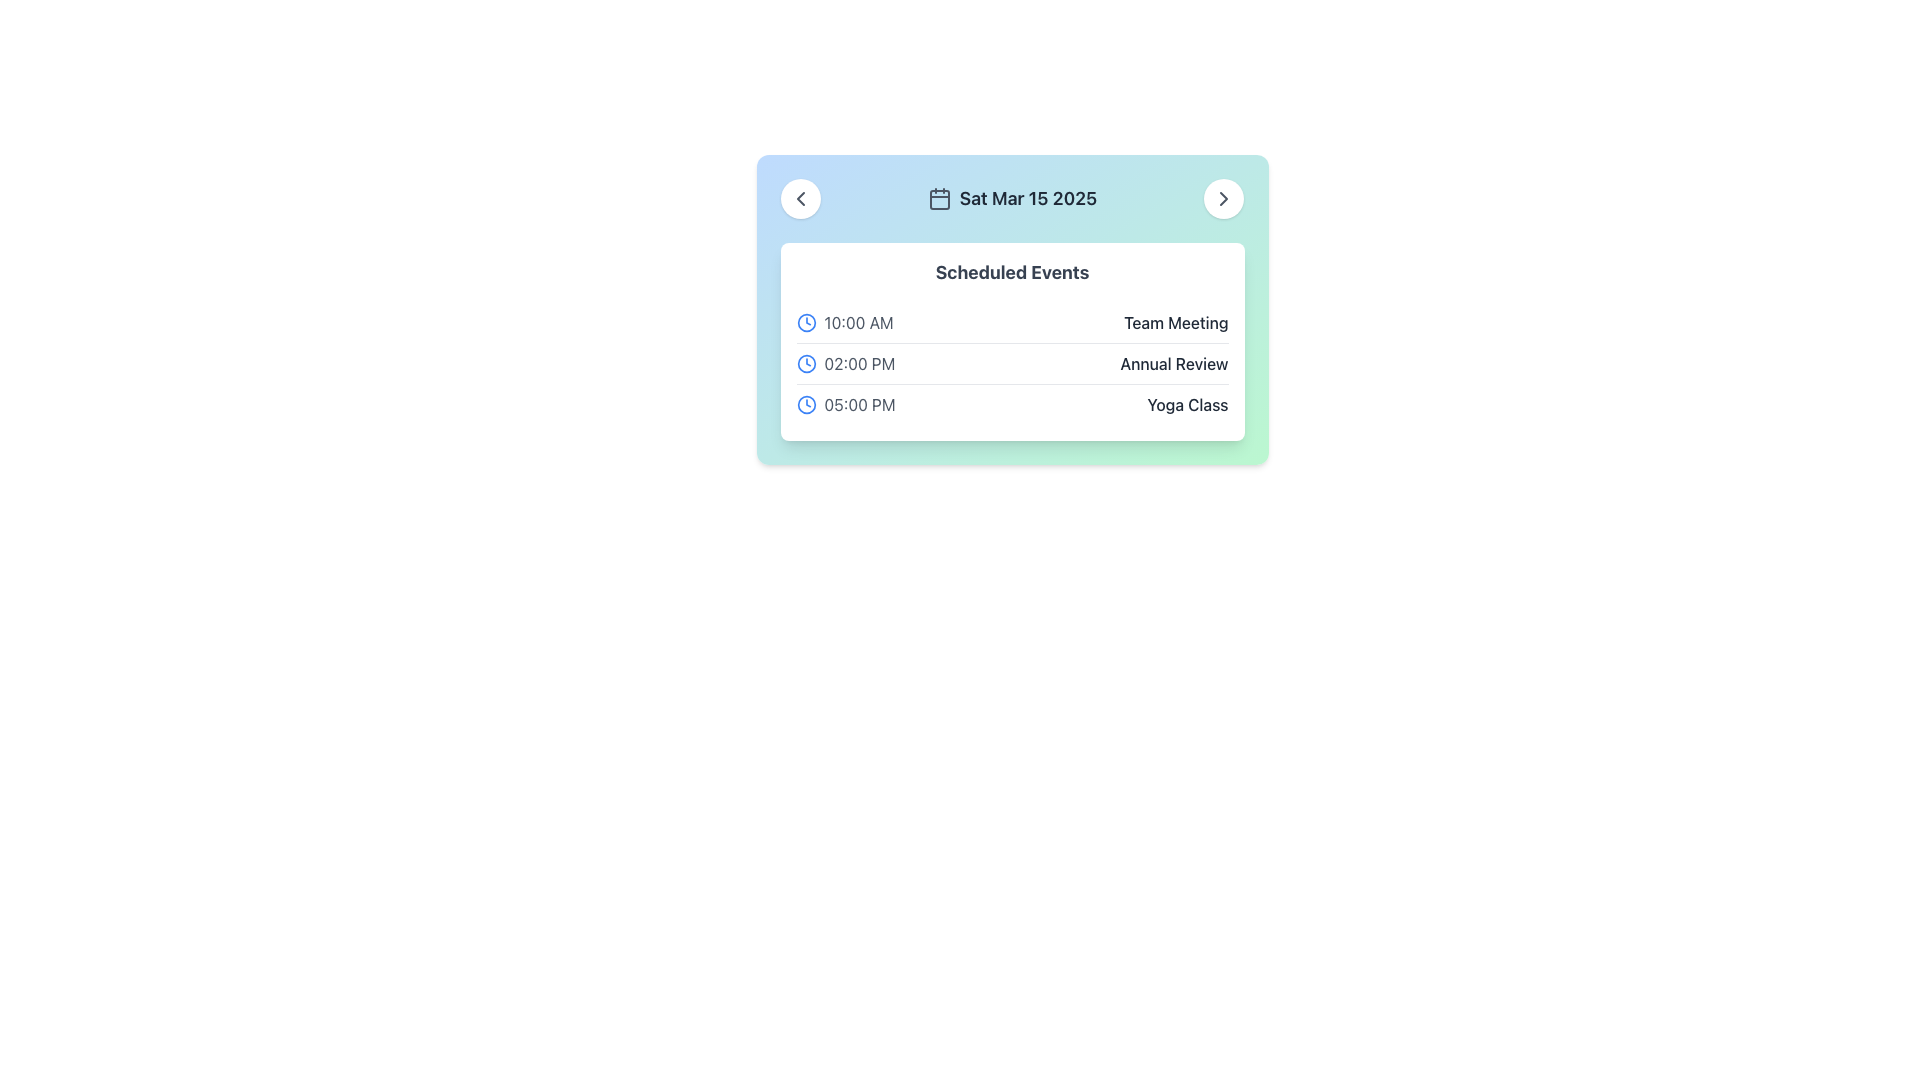 The image size is (1920, 1080). What do you see at coordinates (1223, 199) in the screenshot?
I see `the chevron right navigation icon located in the top-right corner of the calendar widget` at bounding box center [1223, 199].